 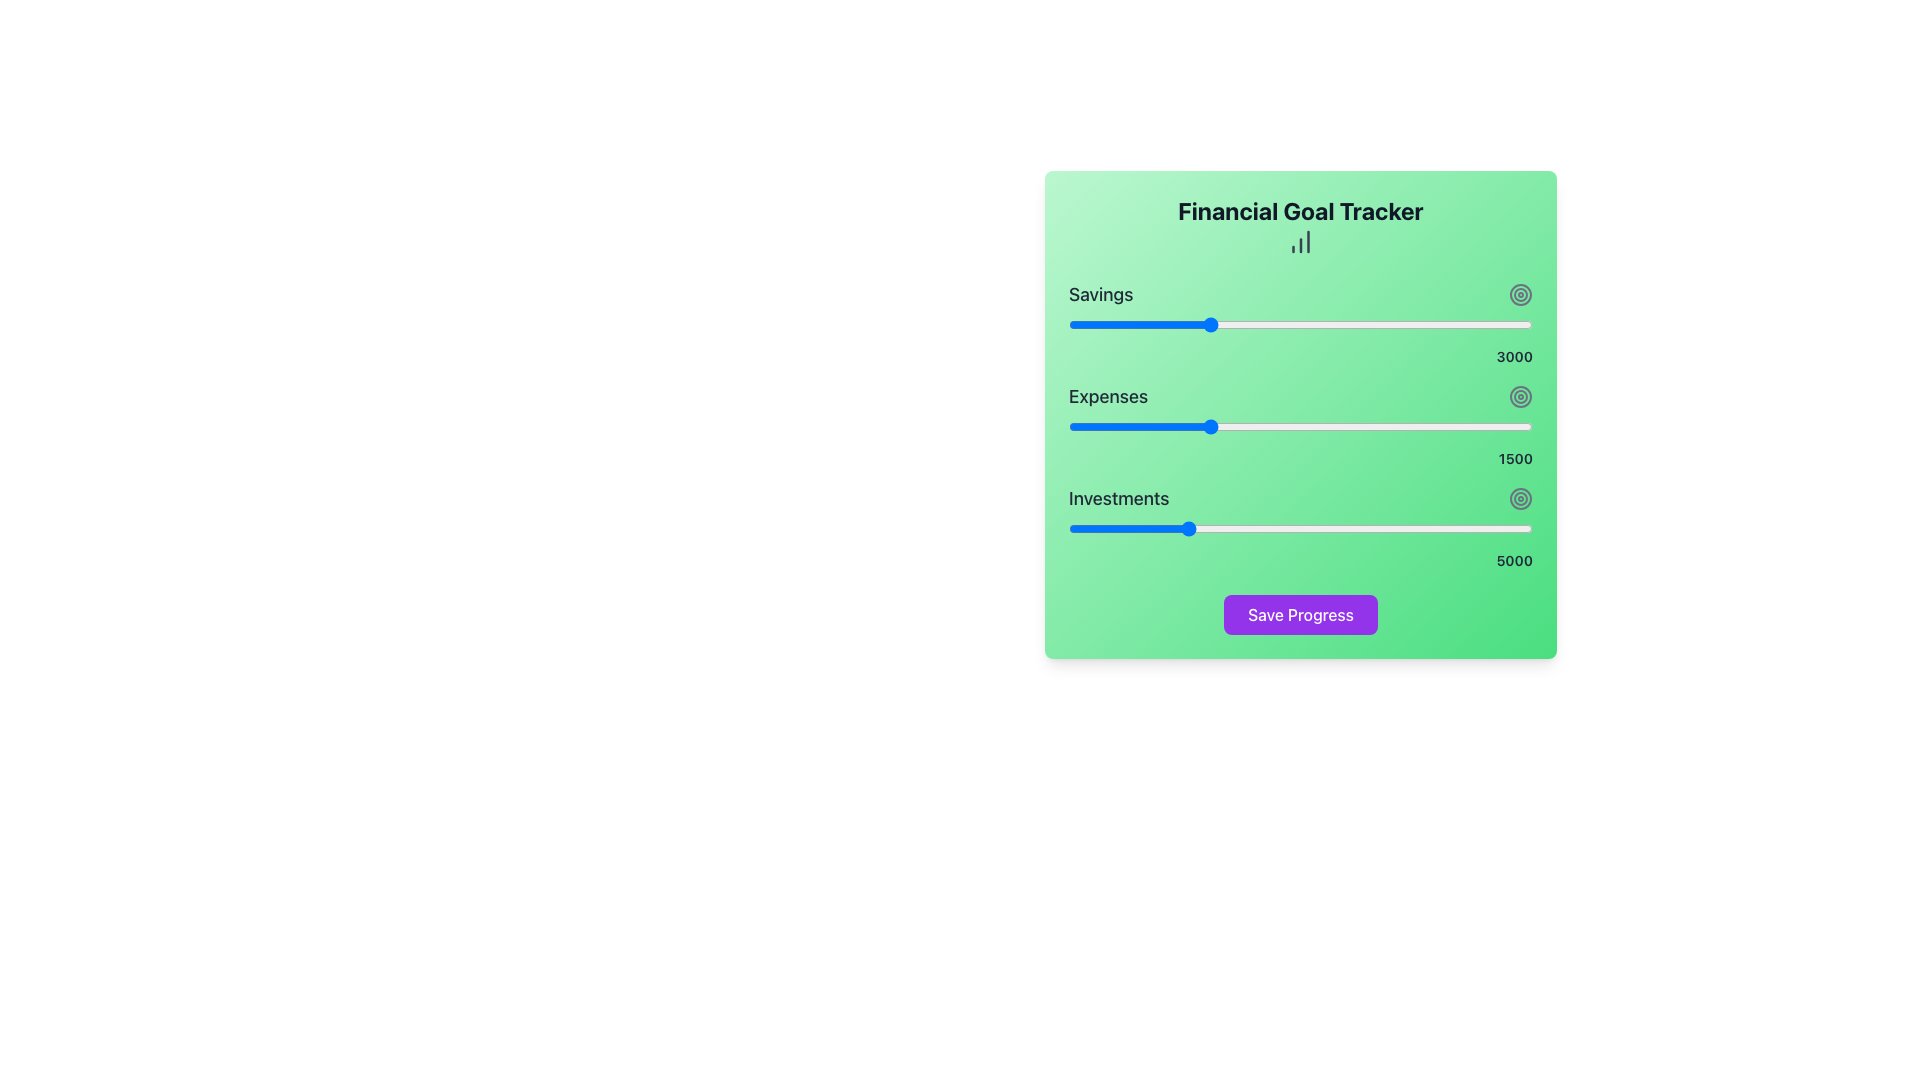 What do you see at coordinates (1281, 426) in the screenshot?
I see `the expense value` at bounding box center [1281, 426].